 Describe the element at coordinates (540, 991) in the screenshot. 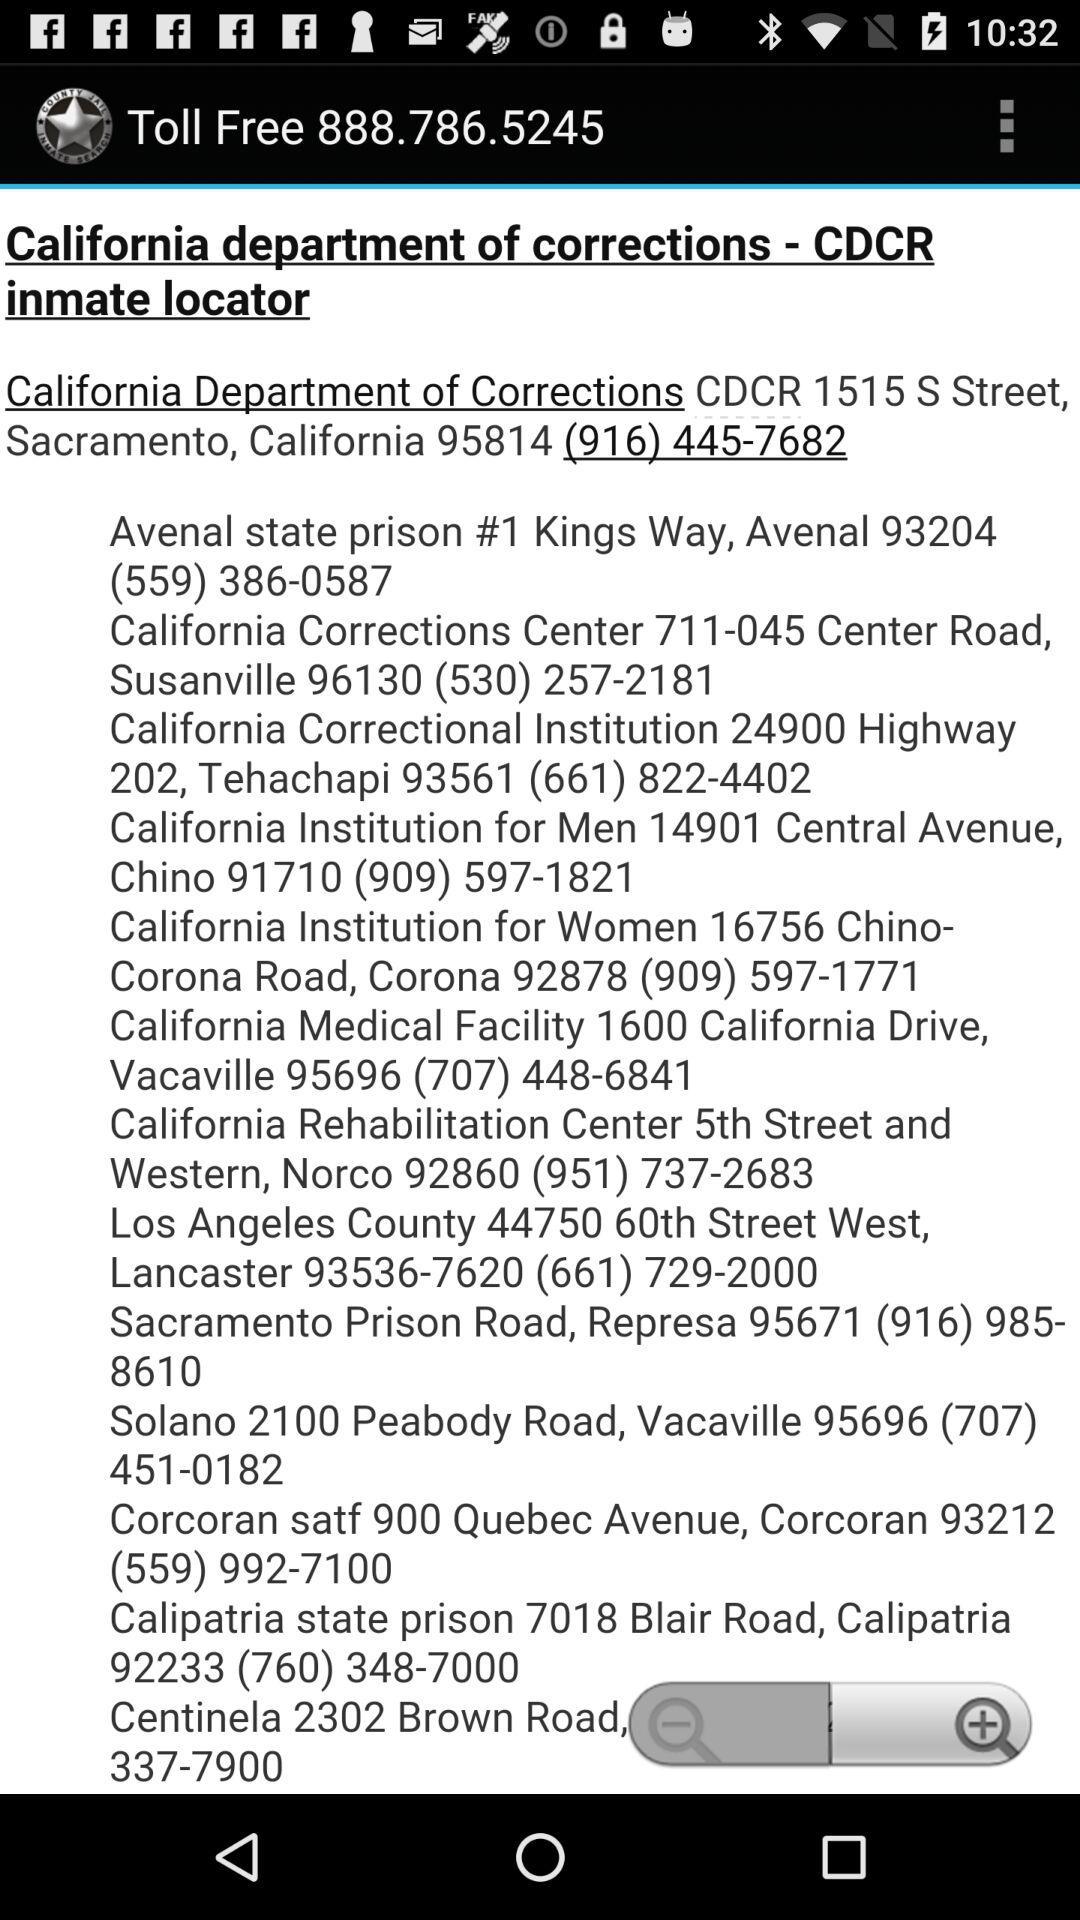

I see `zoom` at that location.